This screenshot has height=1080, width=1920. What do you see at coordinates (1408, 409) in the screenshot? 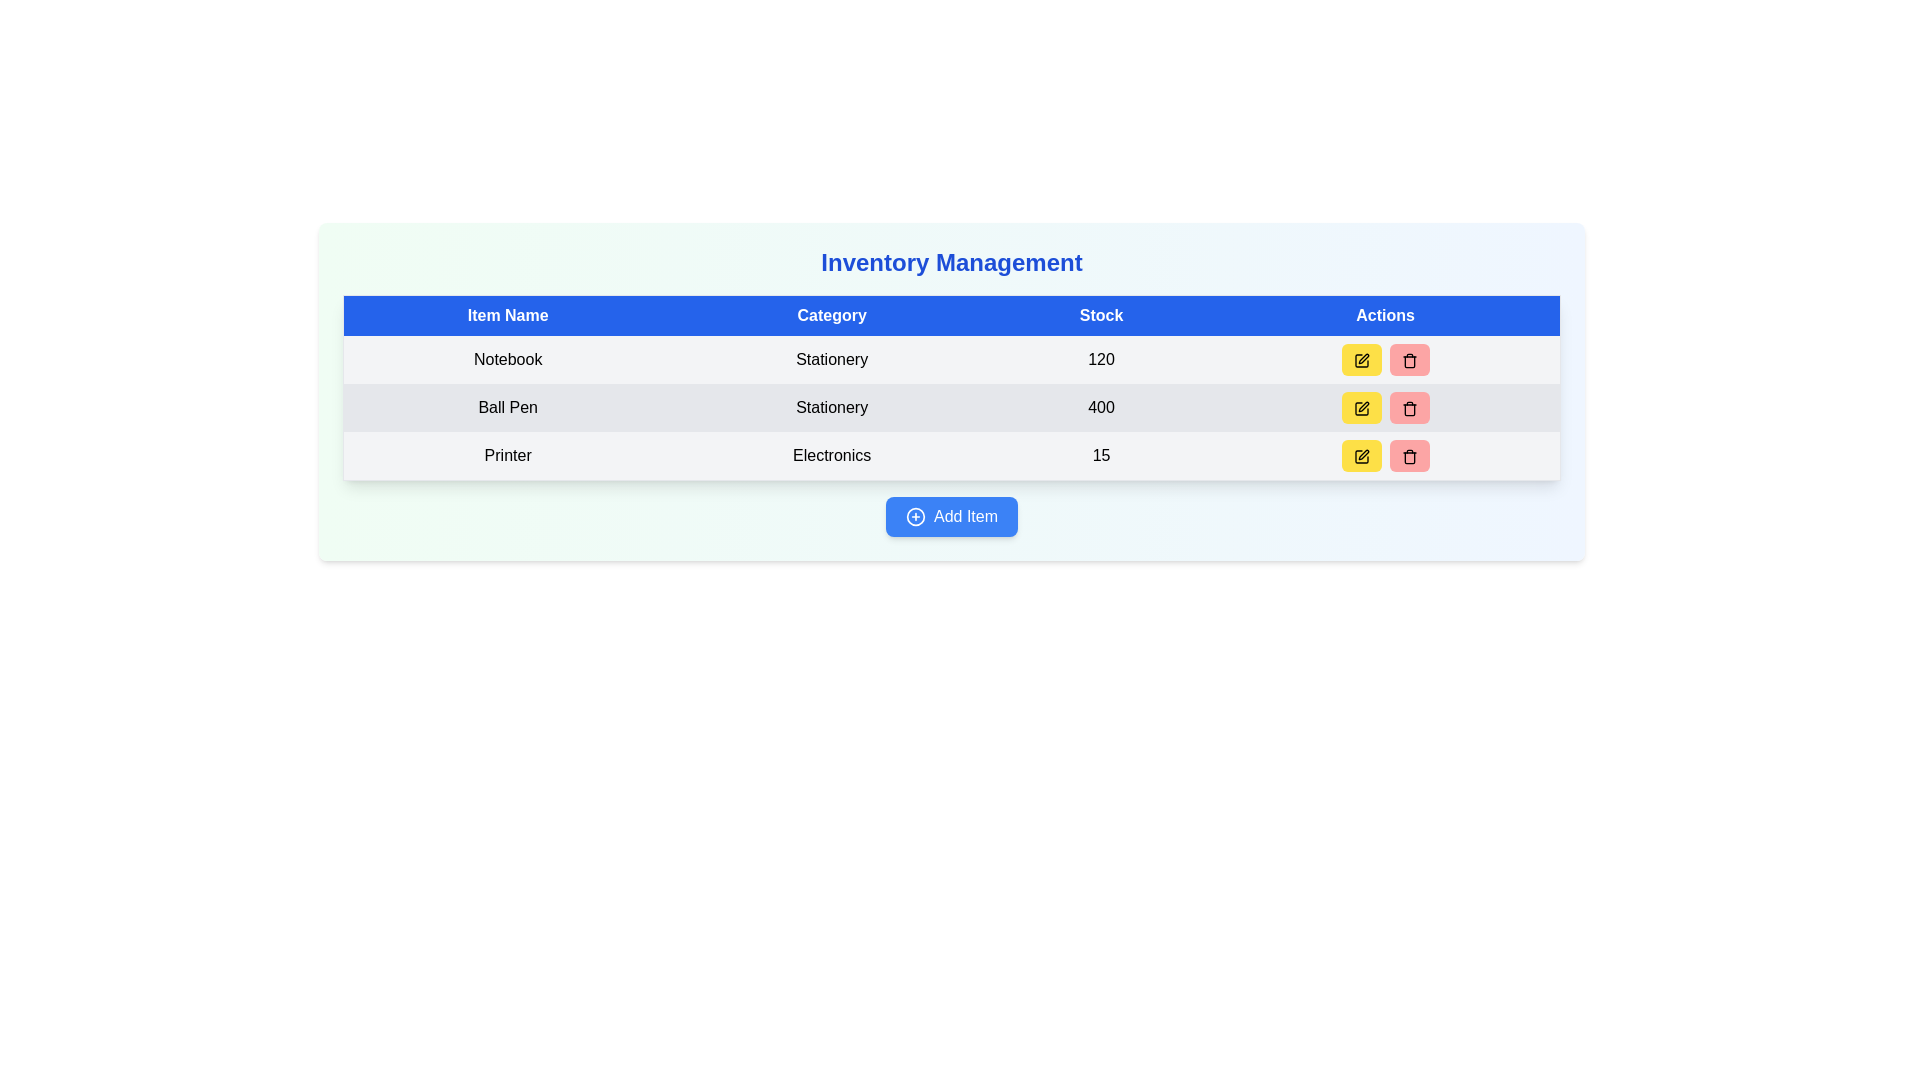
I see `the trash can icon located in the actions column of the third row of the data table` at bounding box center [1408, 409].